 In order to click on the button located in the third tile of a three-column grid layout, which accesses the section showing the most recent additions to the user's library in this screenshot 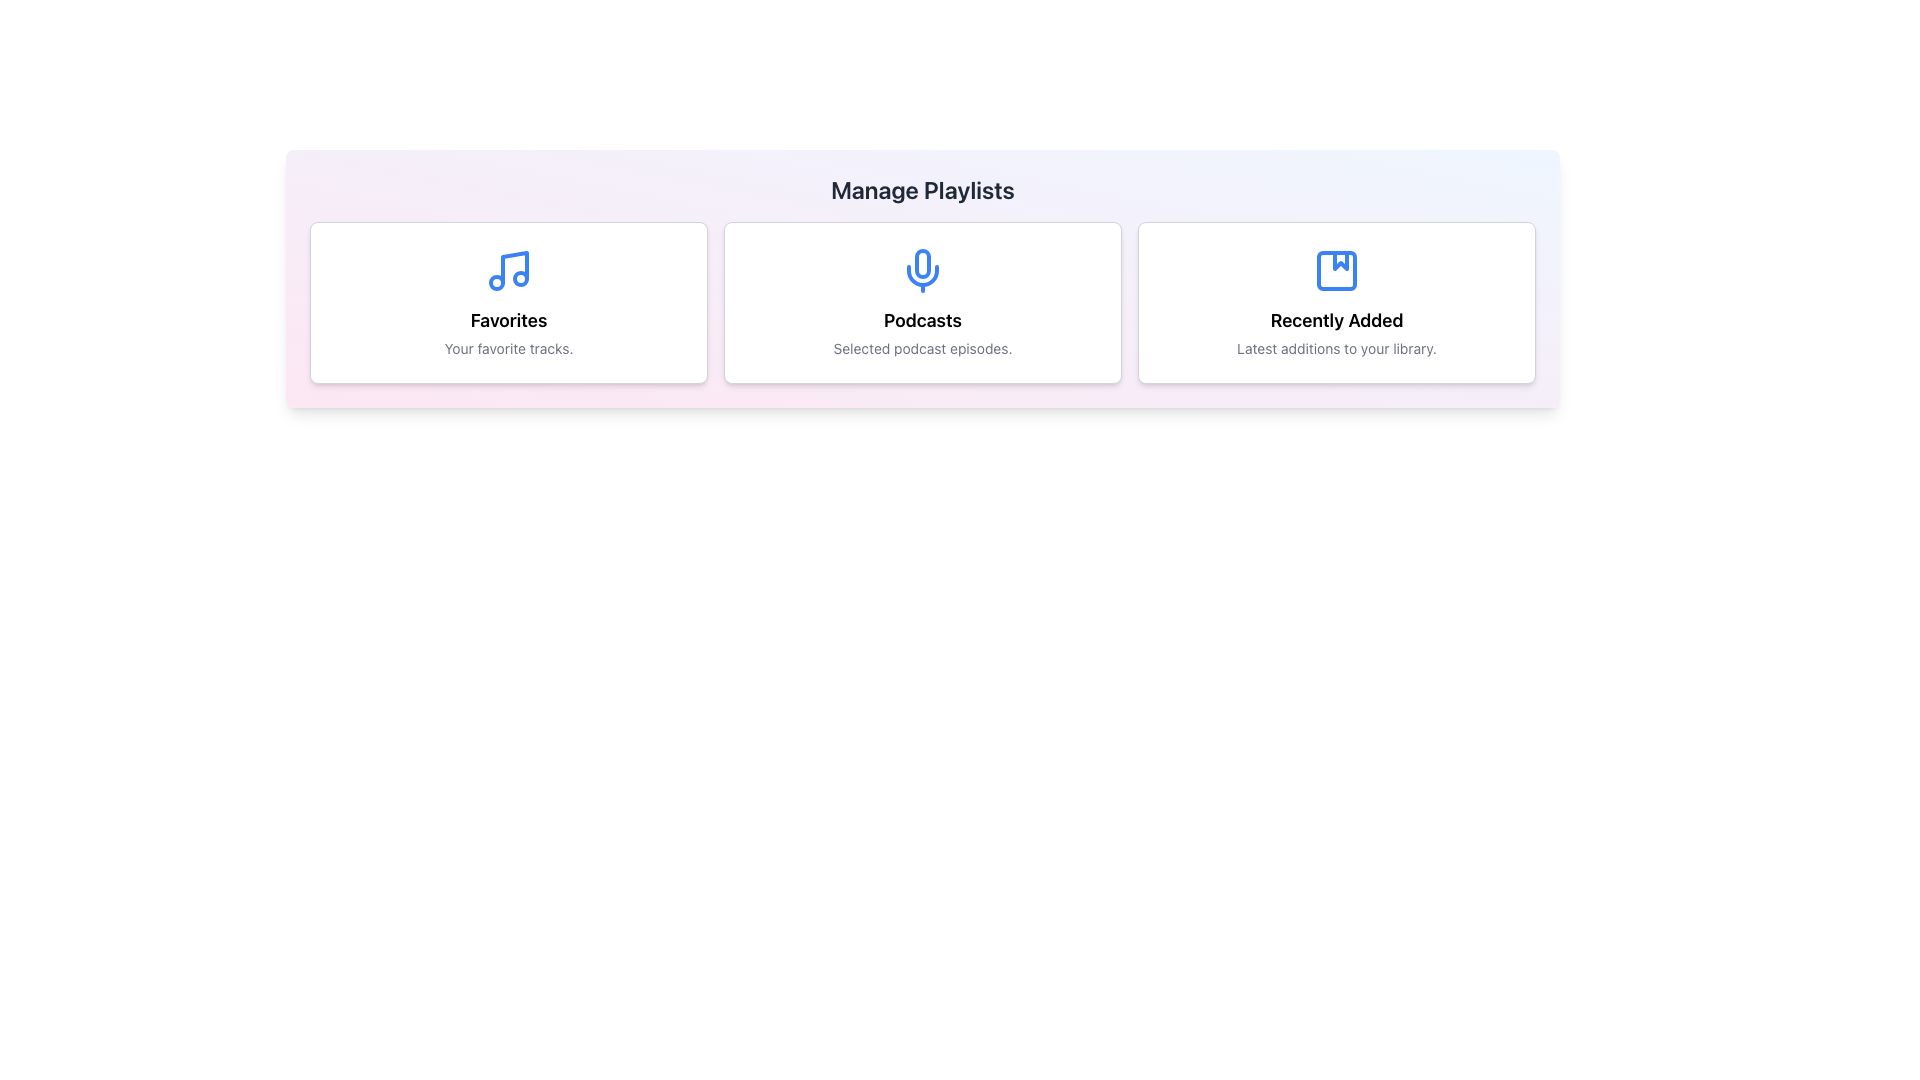, I will do `click(1337, 303)`.